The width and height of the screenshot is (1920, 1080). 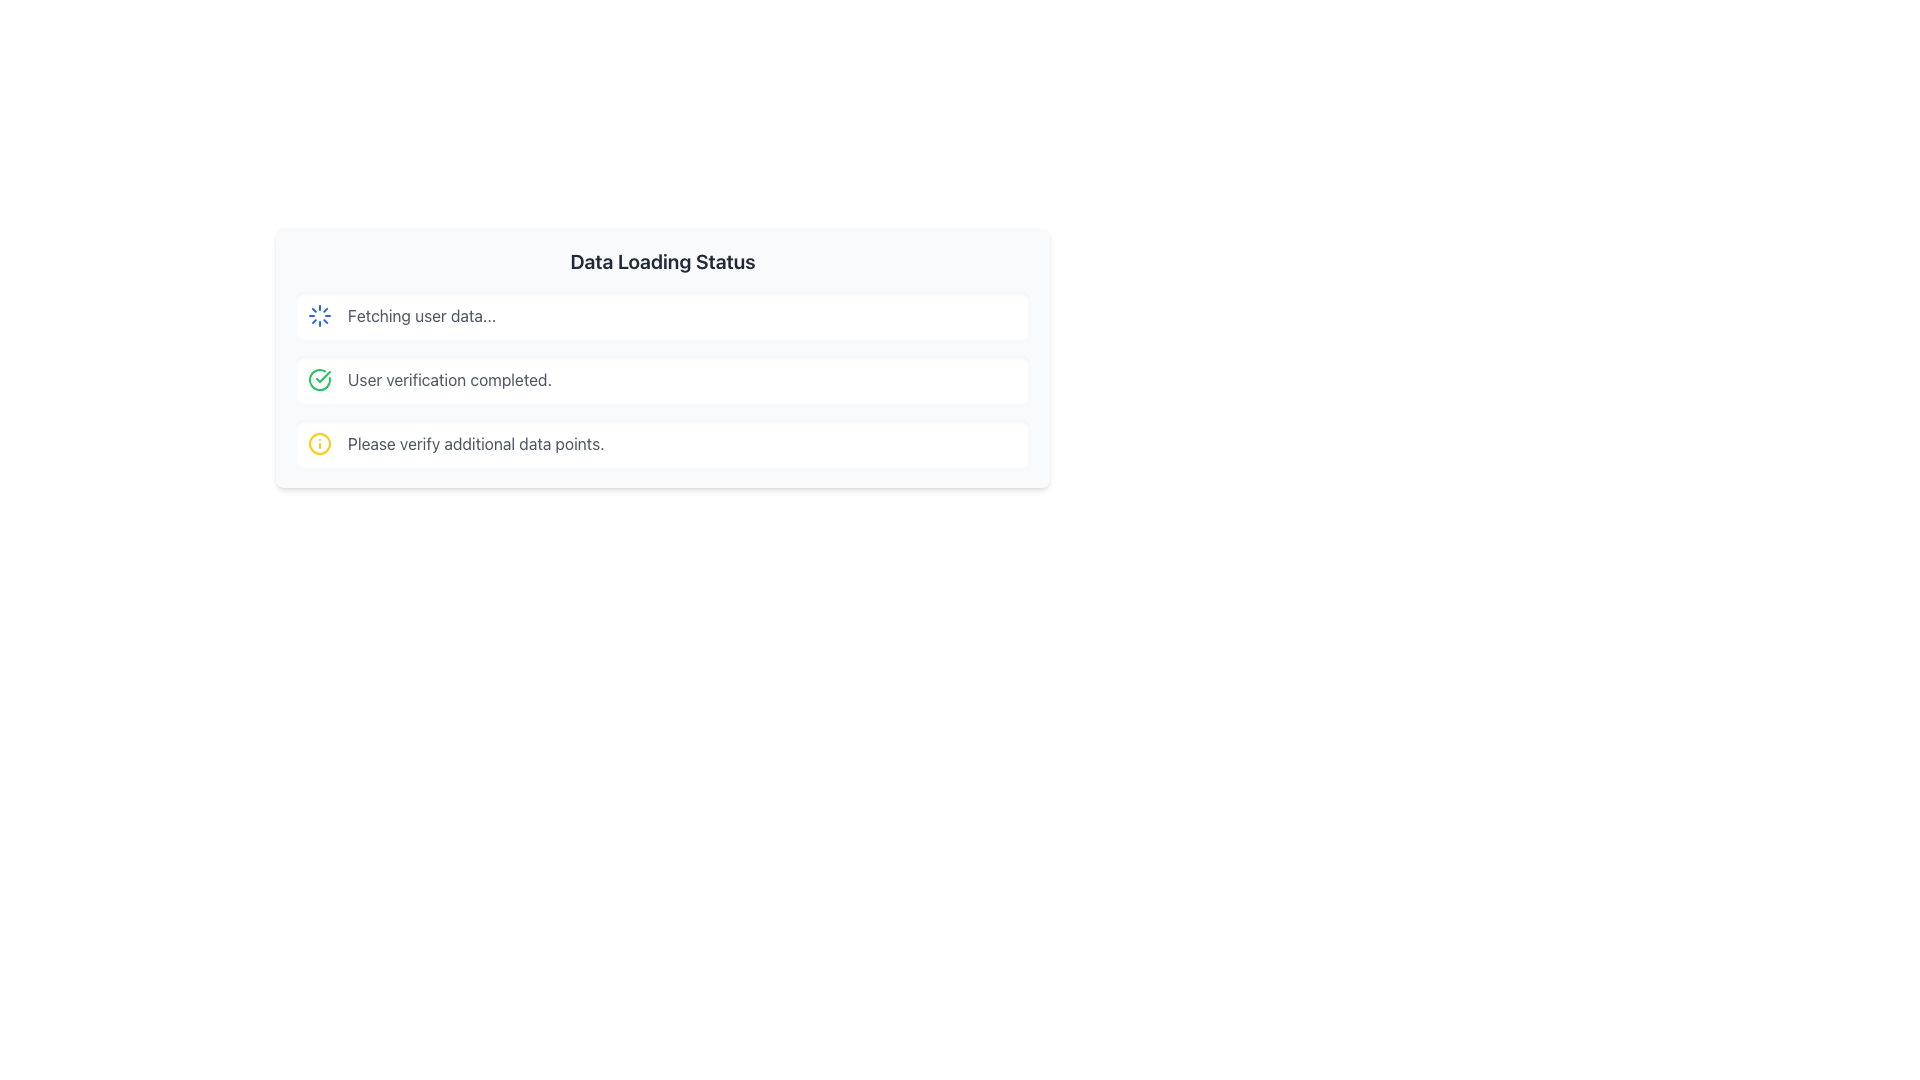 I want to click on the semi-circle part of the SVG icon representing a circular checkmark, which is styled with a green stroke and indicates user verification completed, so click(x=320, y=380).